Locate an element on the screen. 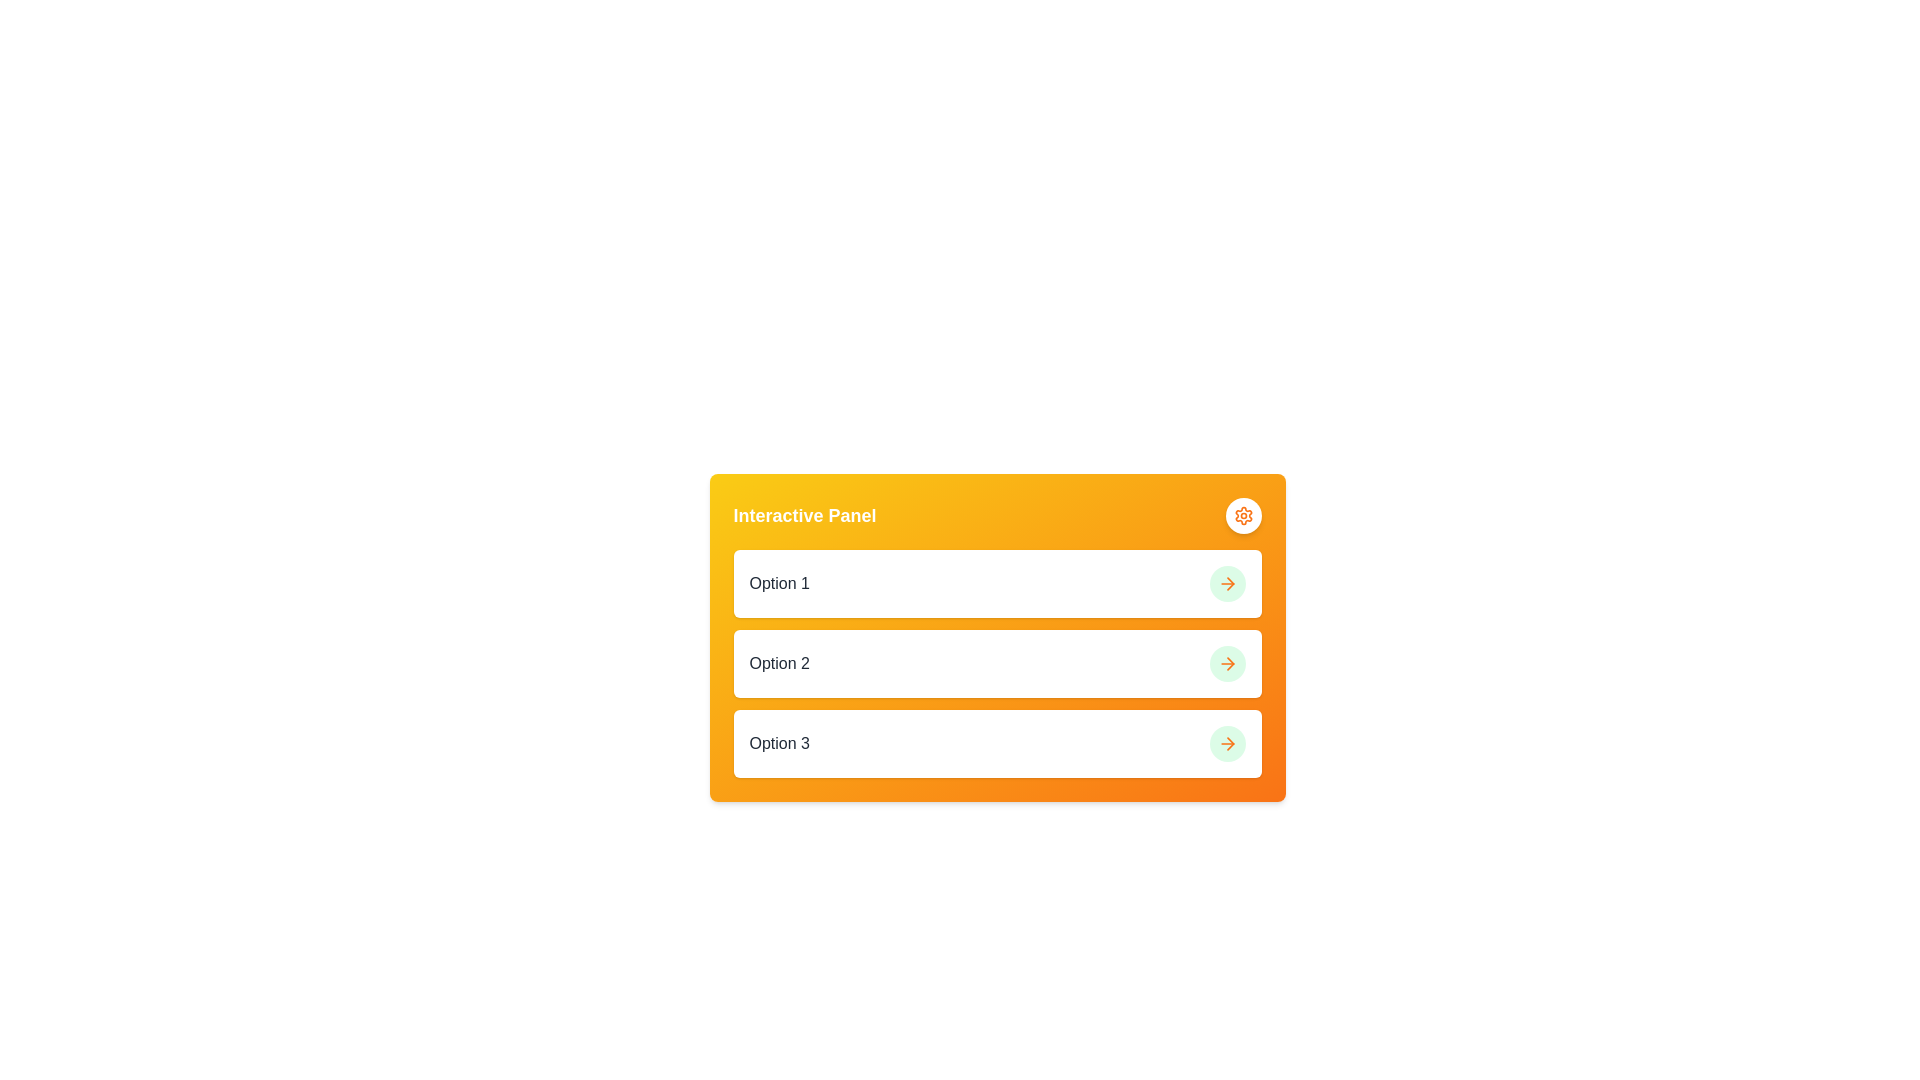  the circular settings button with an orange gear icon located at the top-right corner of the Interactive Panel is located at coordinates (1242, 515).